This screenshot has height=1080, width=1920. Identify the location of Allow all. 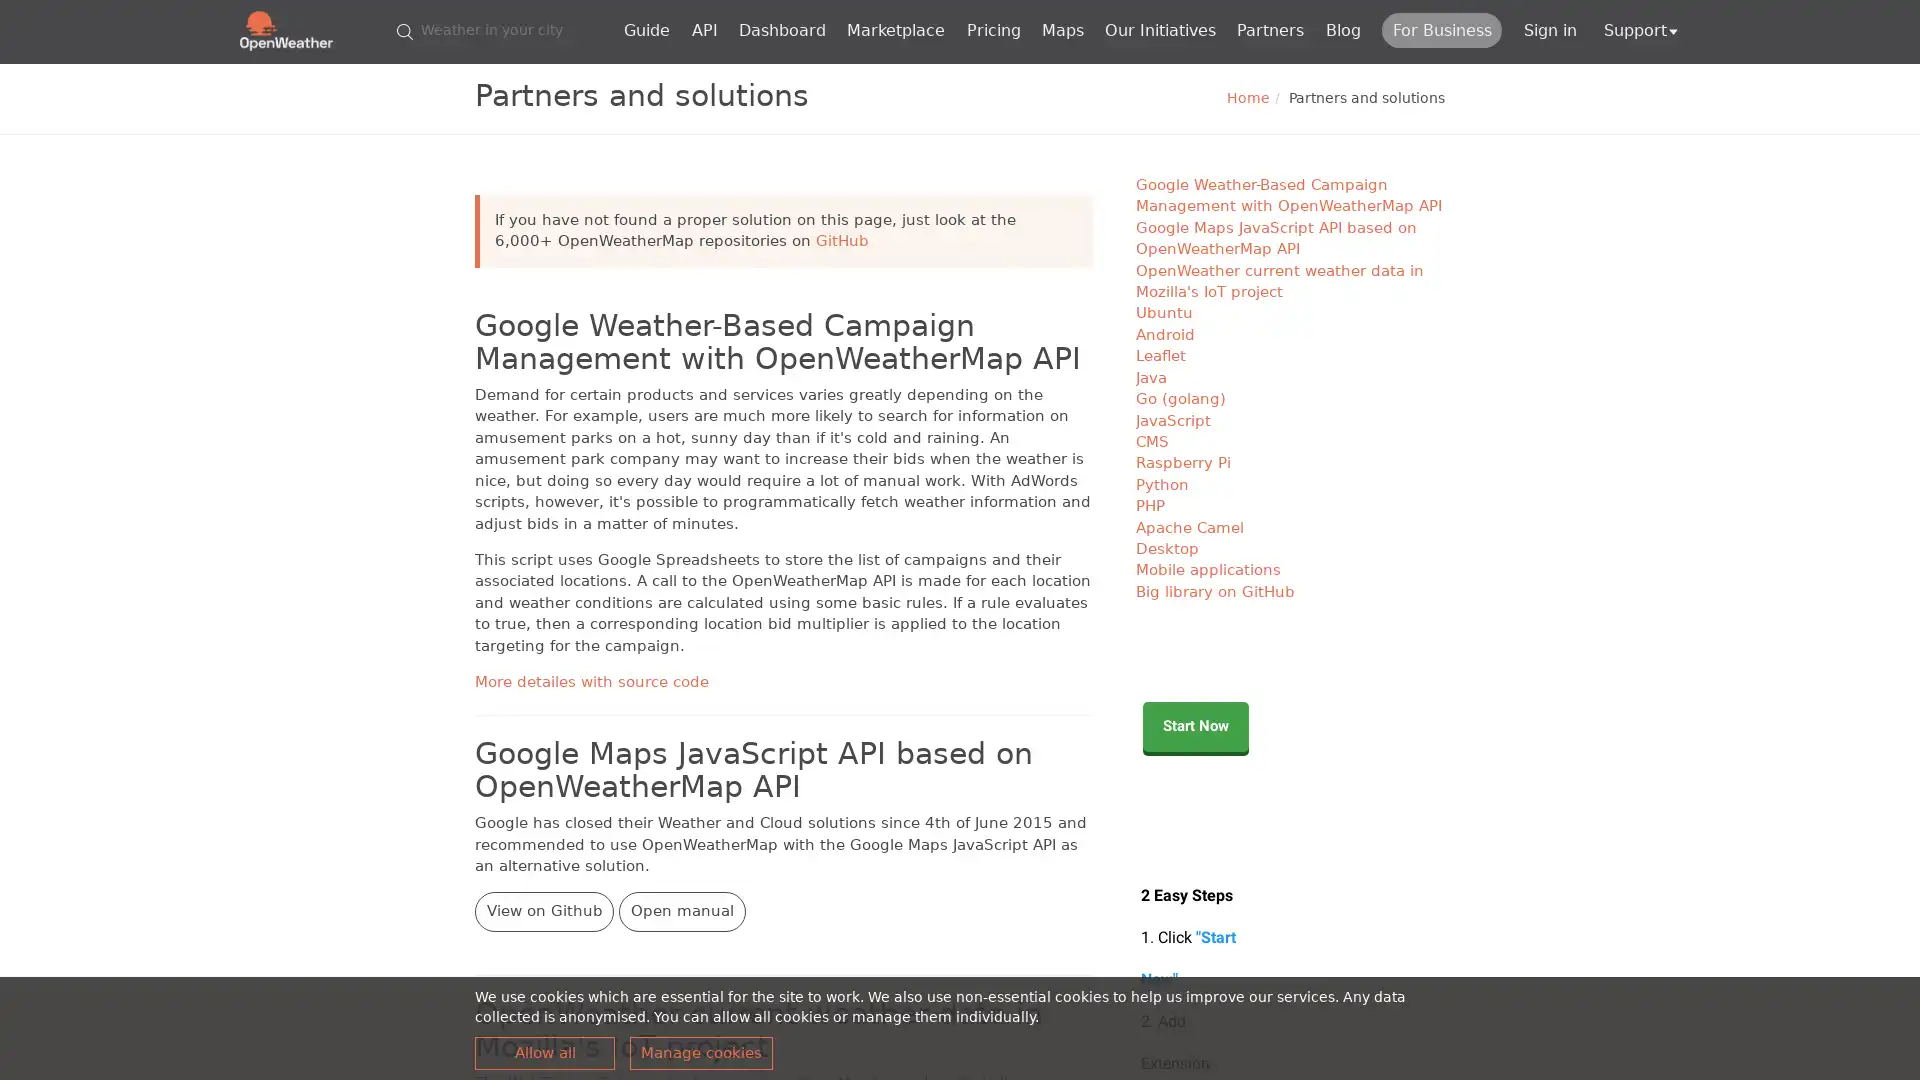
(545, 1052).